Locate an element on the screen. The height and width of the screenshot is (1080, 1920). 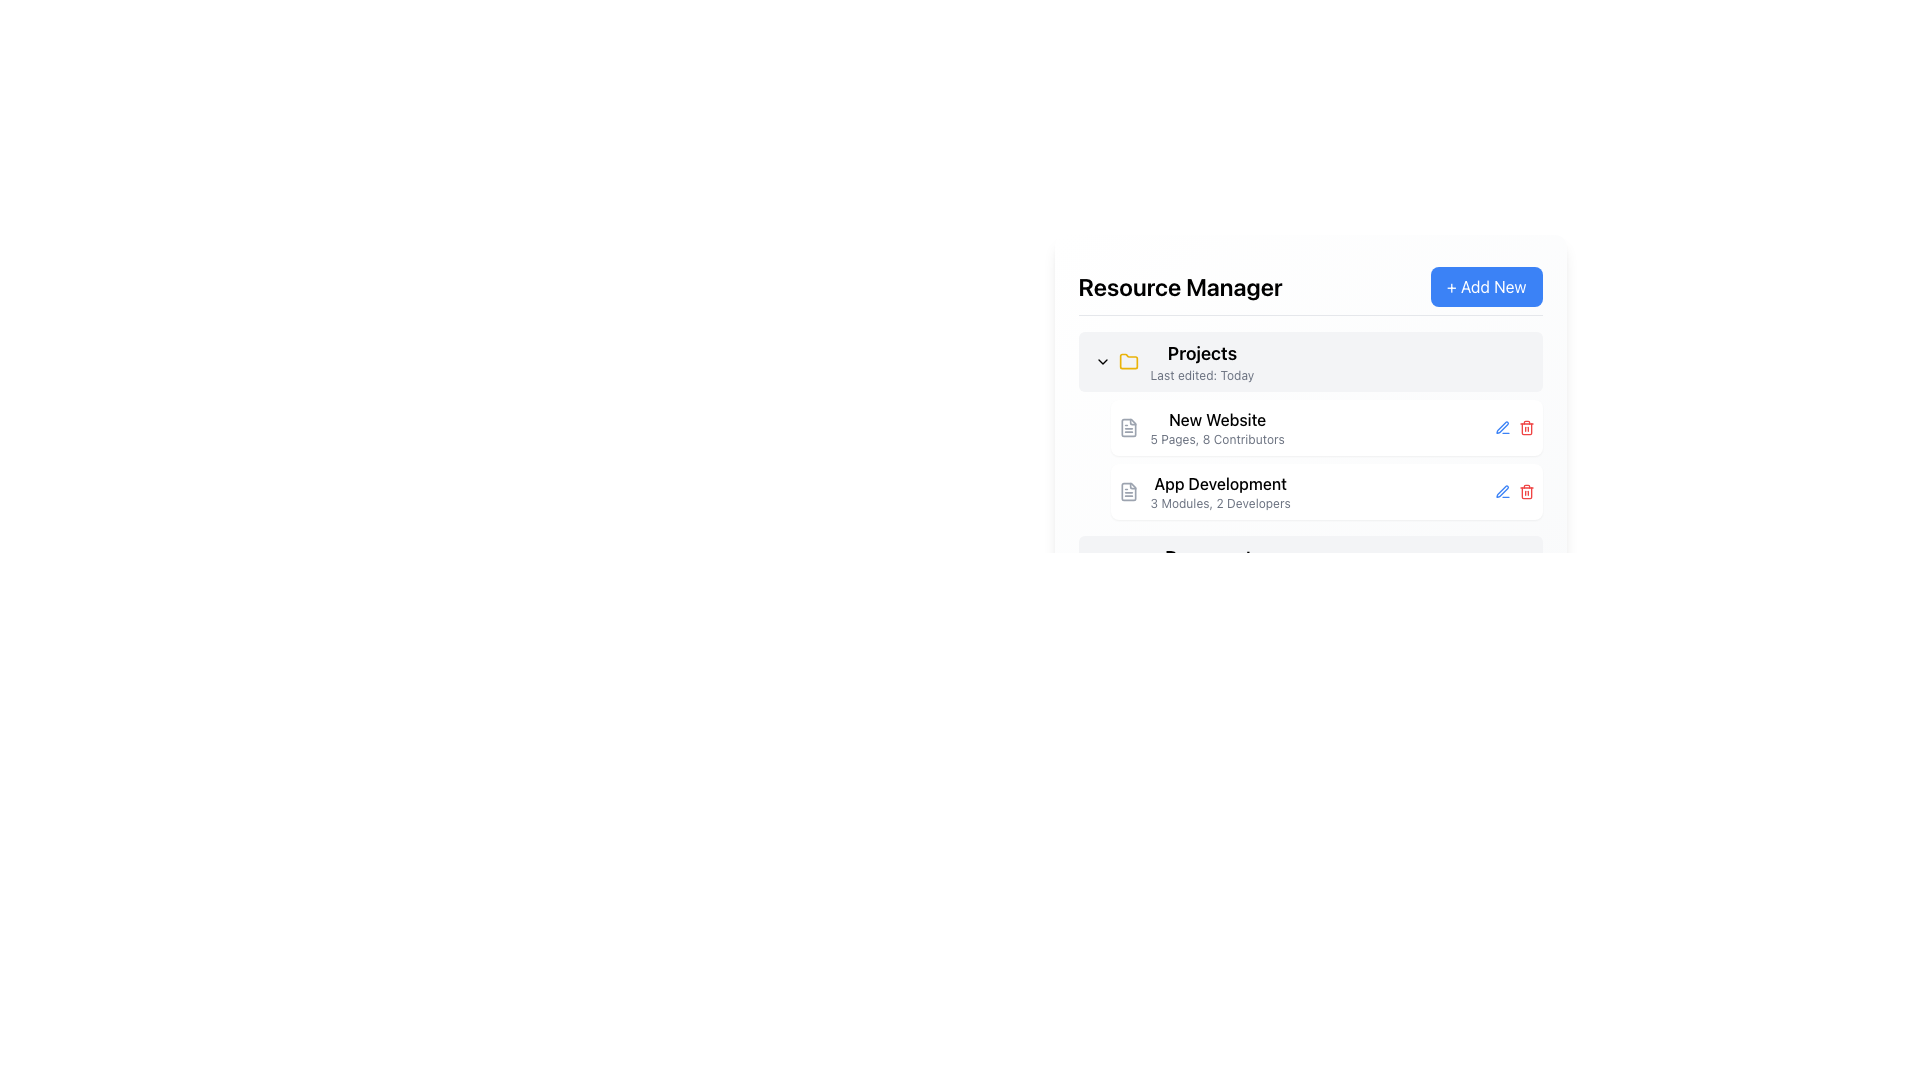
the dropdown indicator SVG icon next to the 'Projects' section is located at coordinates (1101, 362).